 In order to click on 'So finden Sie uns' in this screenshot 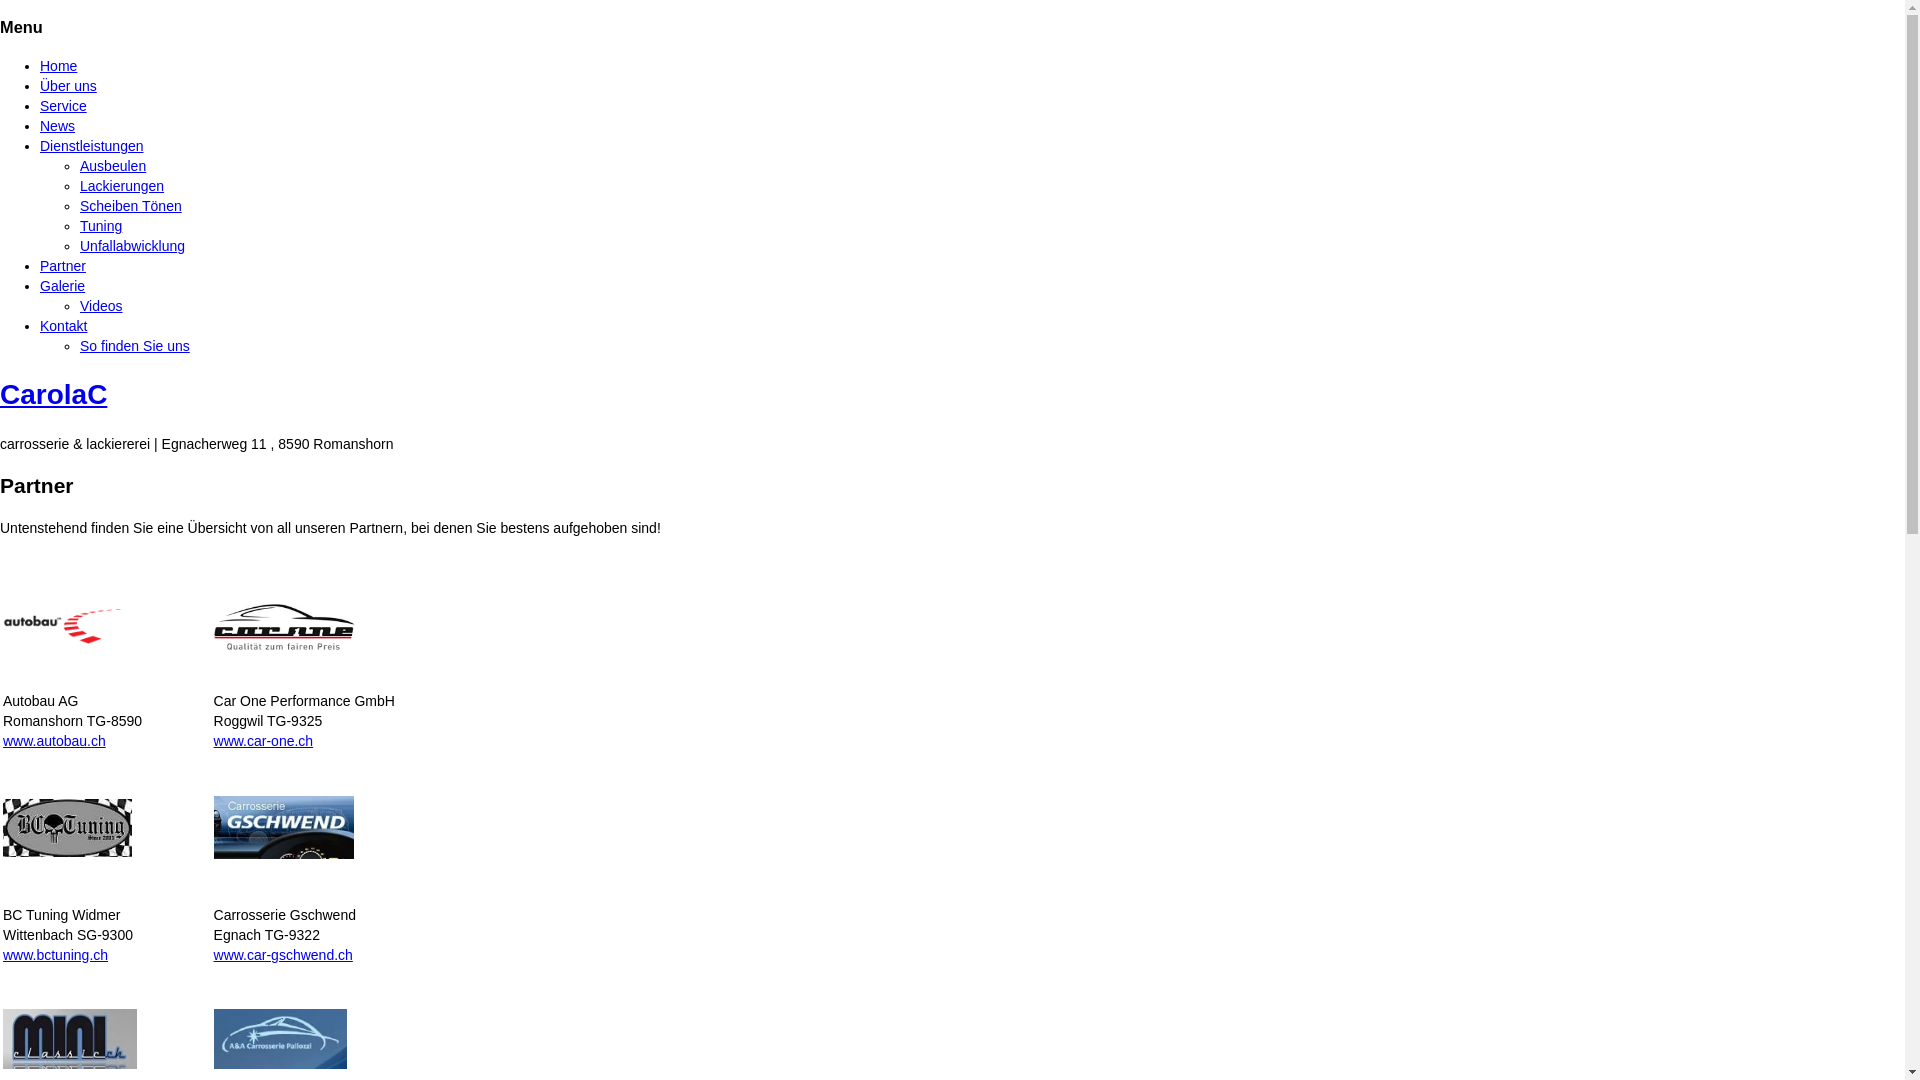, I will do `click(133, 345)`.